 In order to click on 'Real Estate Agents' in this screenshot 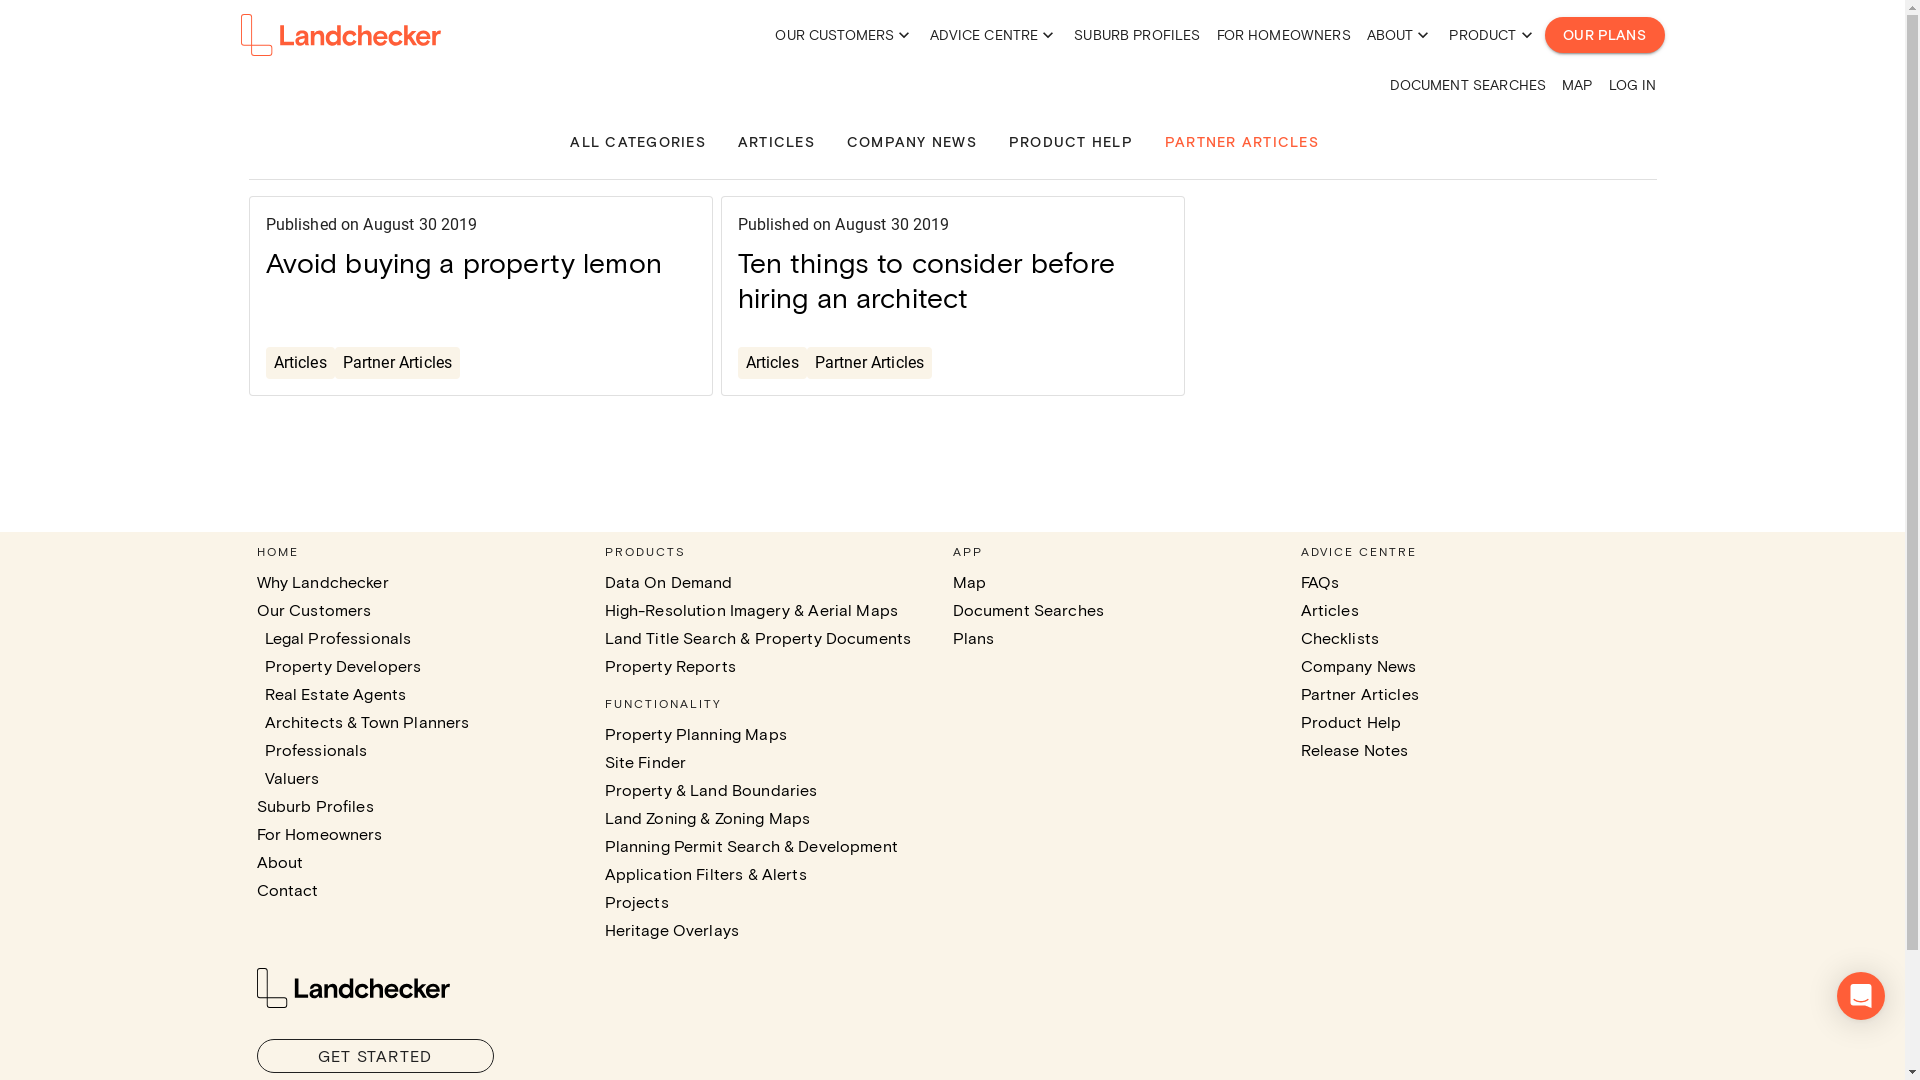, I will do `click(335, 693)`.